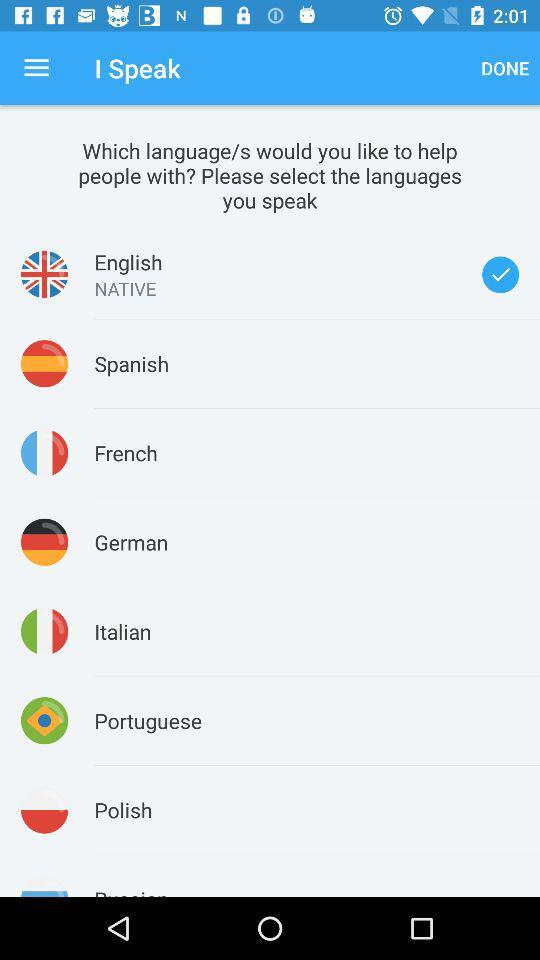  What do you see at coordinates (504, 68) in the screenshot?
I see `icon next to i speak` at bounding box center [504, 68].